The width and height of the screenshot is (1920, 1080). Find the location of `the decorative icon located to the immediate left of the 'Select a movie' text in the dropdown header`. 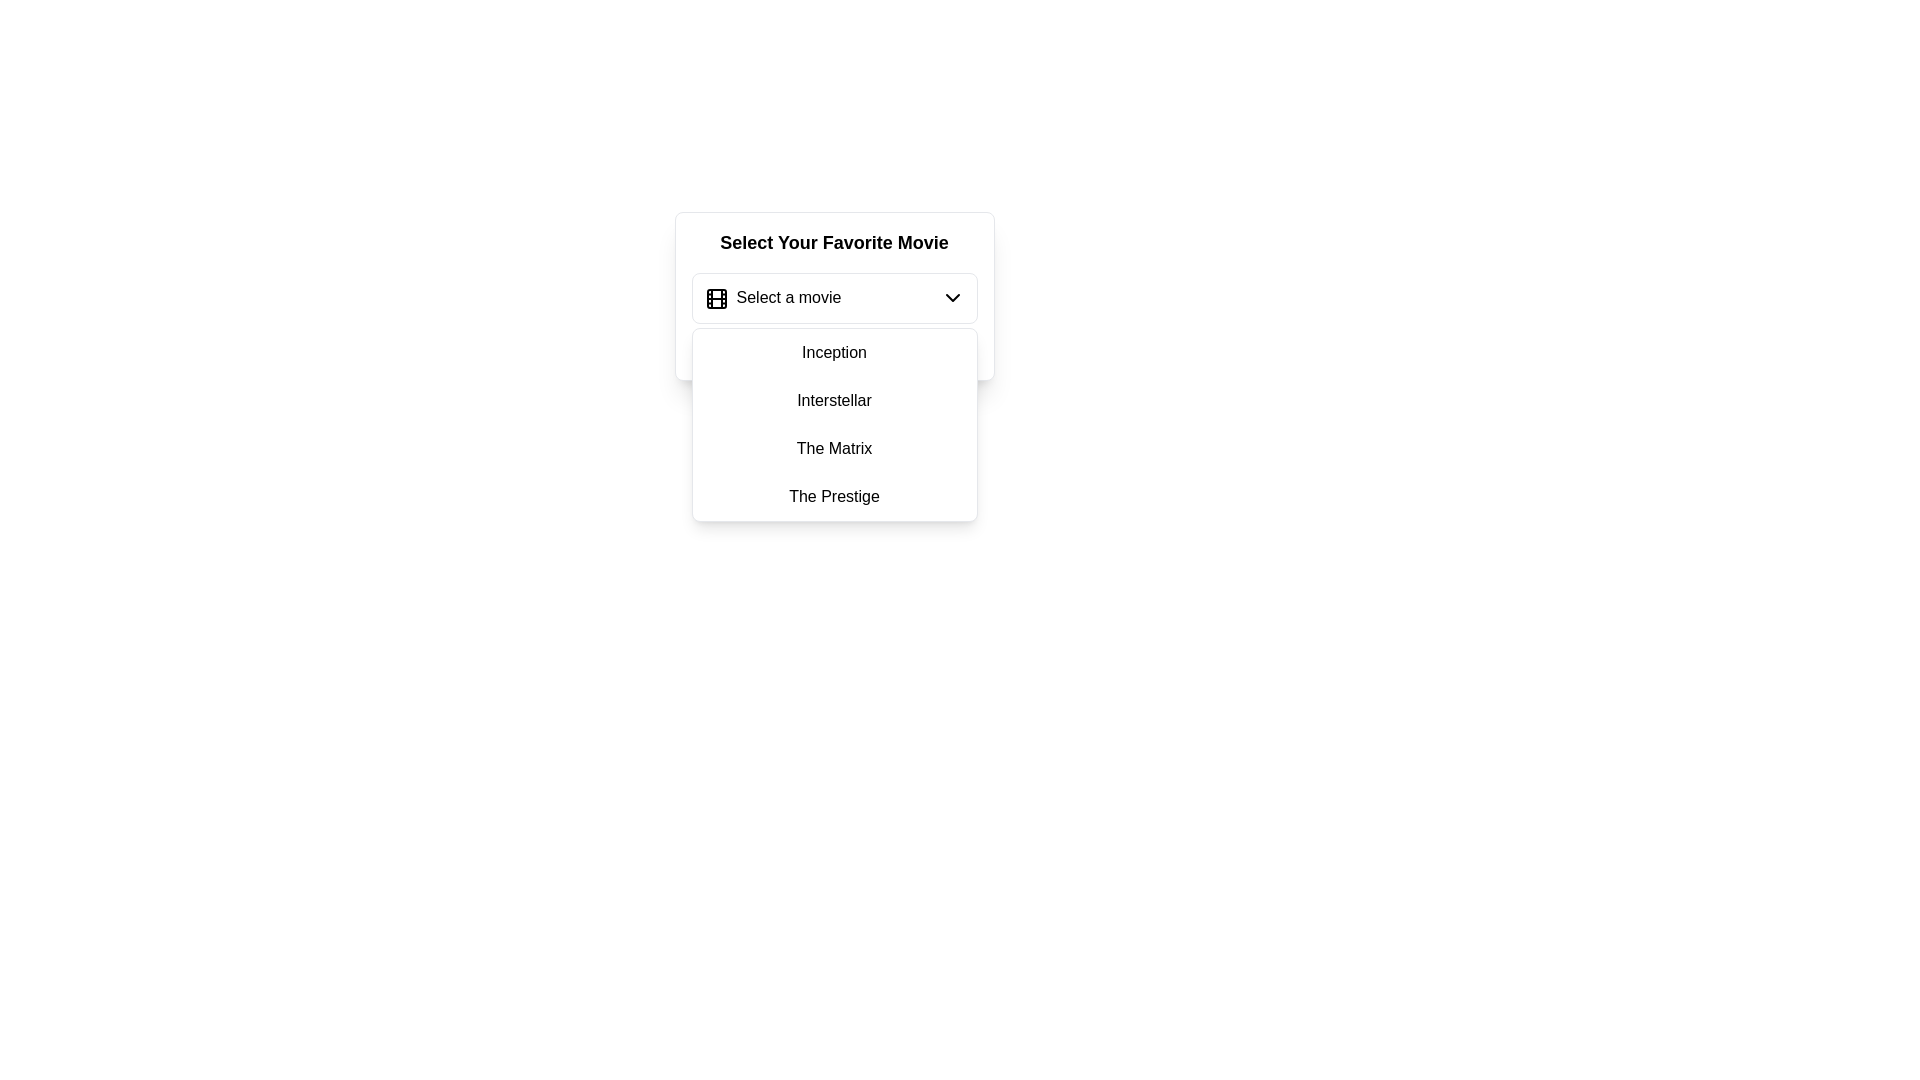

the decorative icon located to the immediate left of the 'Select a movie' text in the dropdown header is located at coordinates (716, 298).